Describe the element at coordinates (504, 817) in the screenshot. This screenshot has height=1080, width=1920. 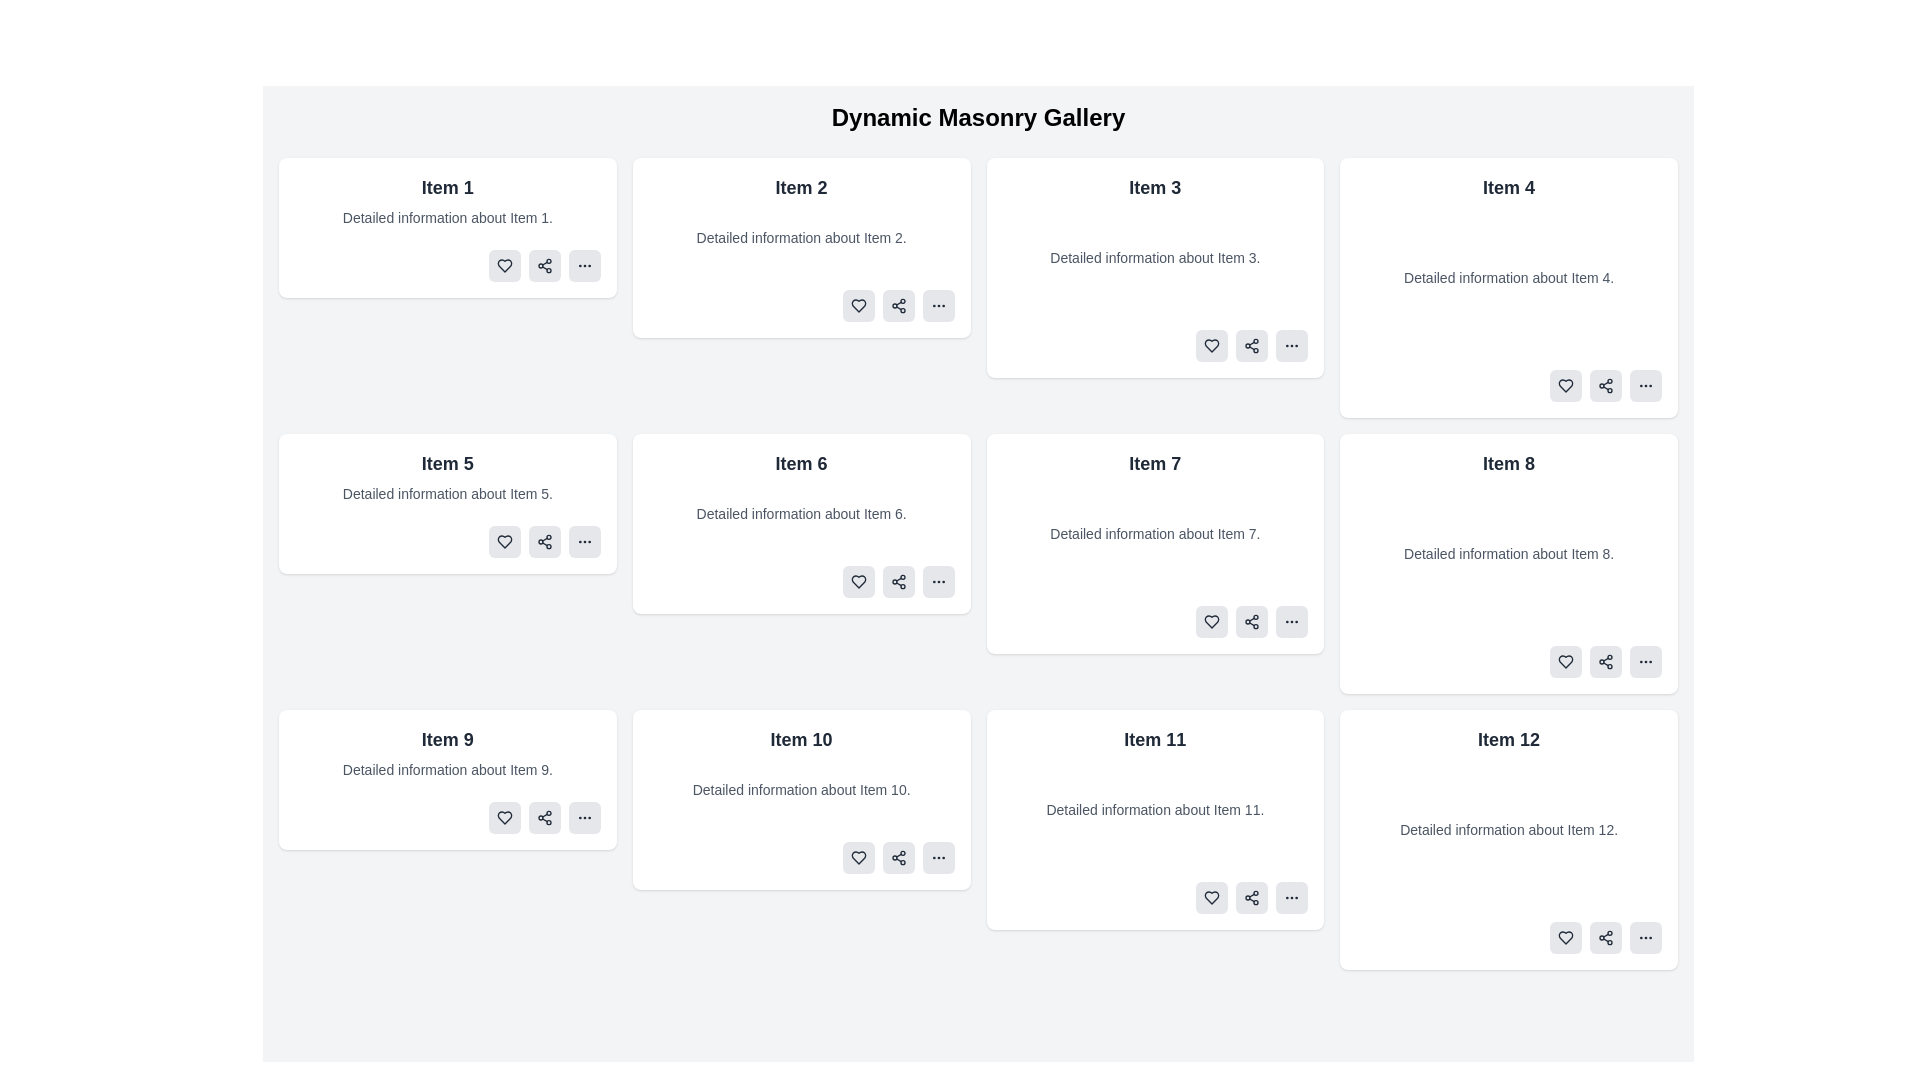
I see `the heart icon button located in the bottom-right corner of the card labeled 'Item 9'` at that location.